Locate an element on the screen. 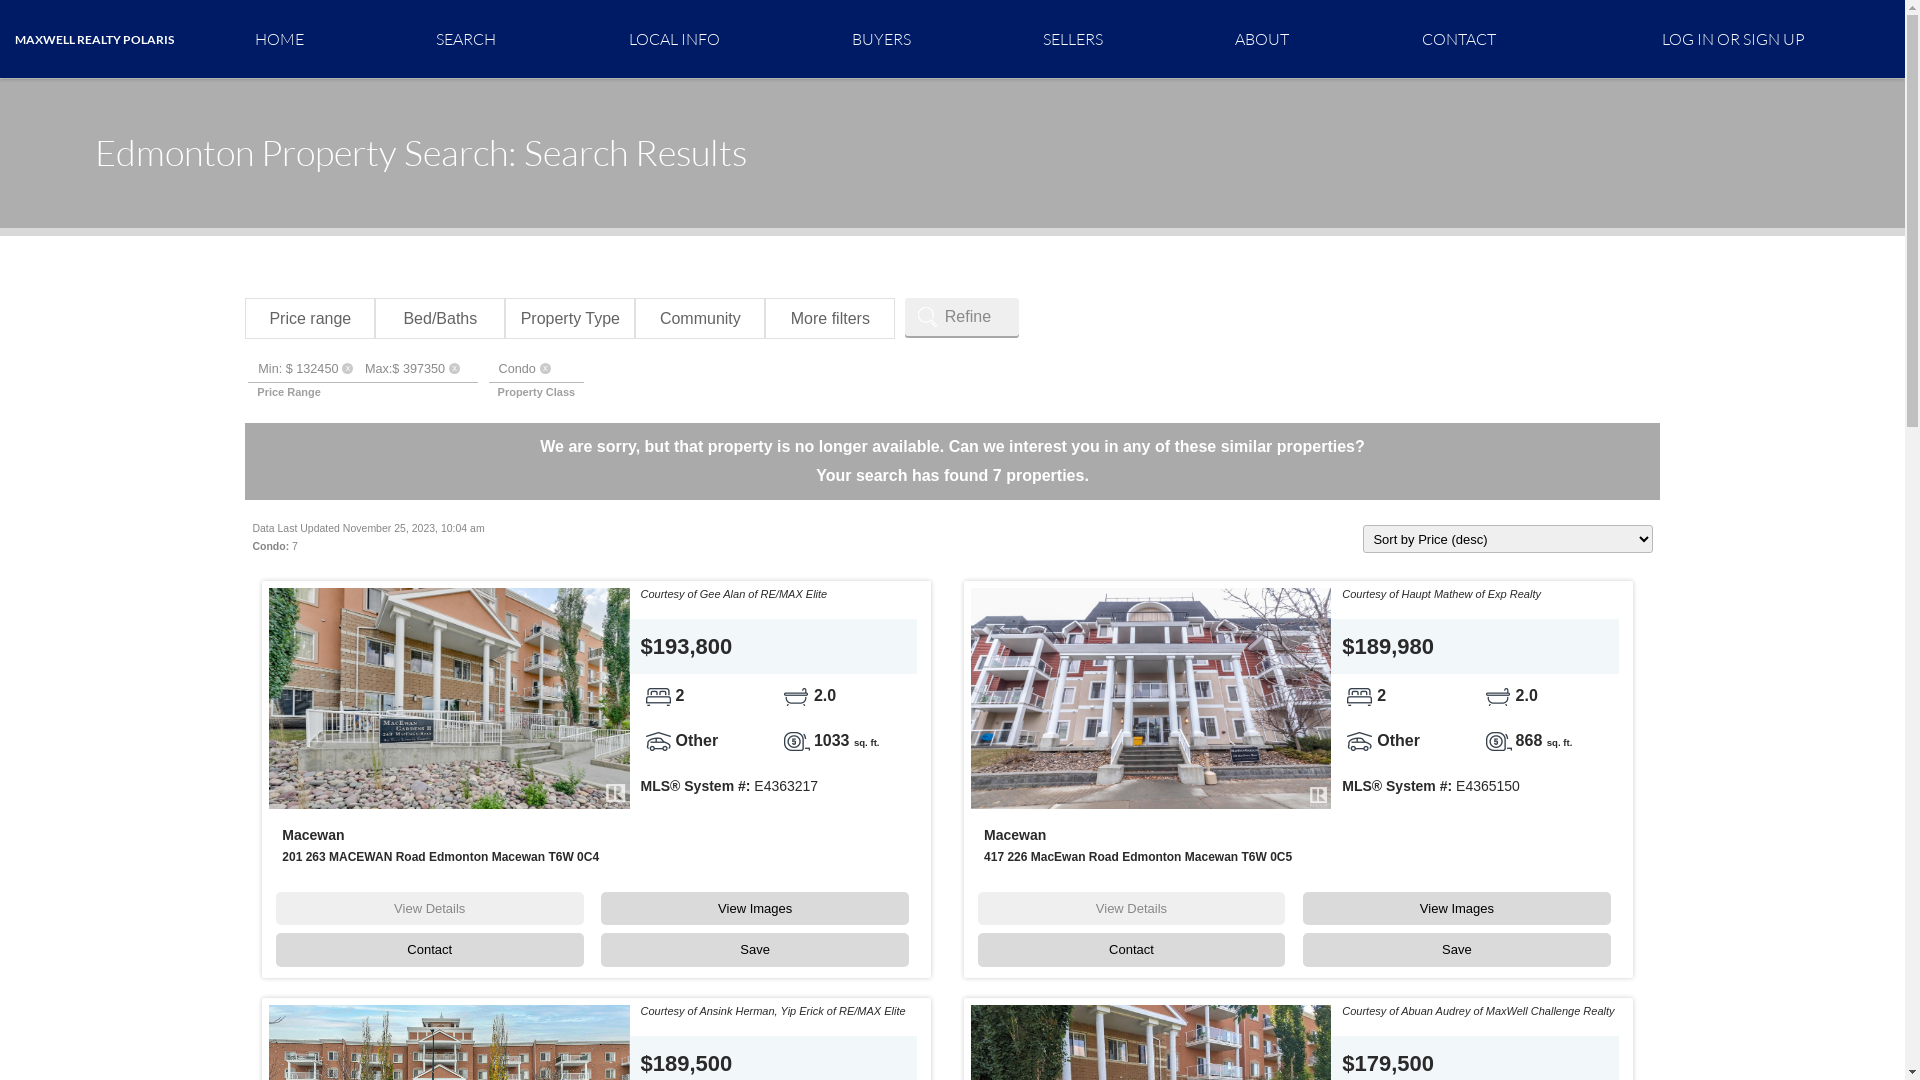 The image size is (1920, 1080). 'LOG IN OR SIGN UP' is located at coordinates (1732, 38).